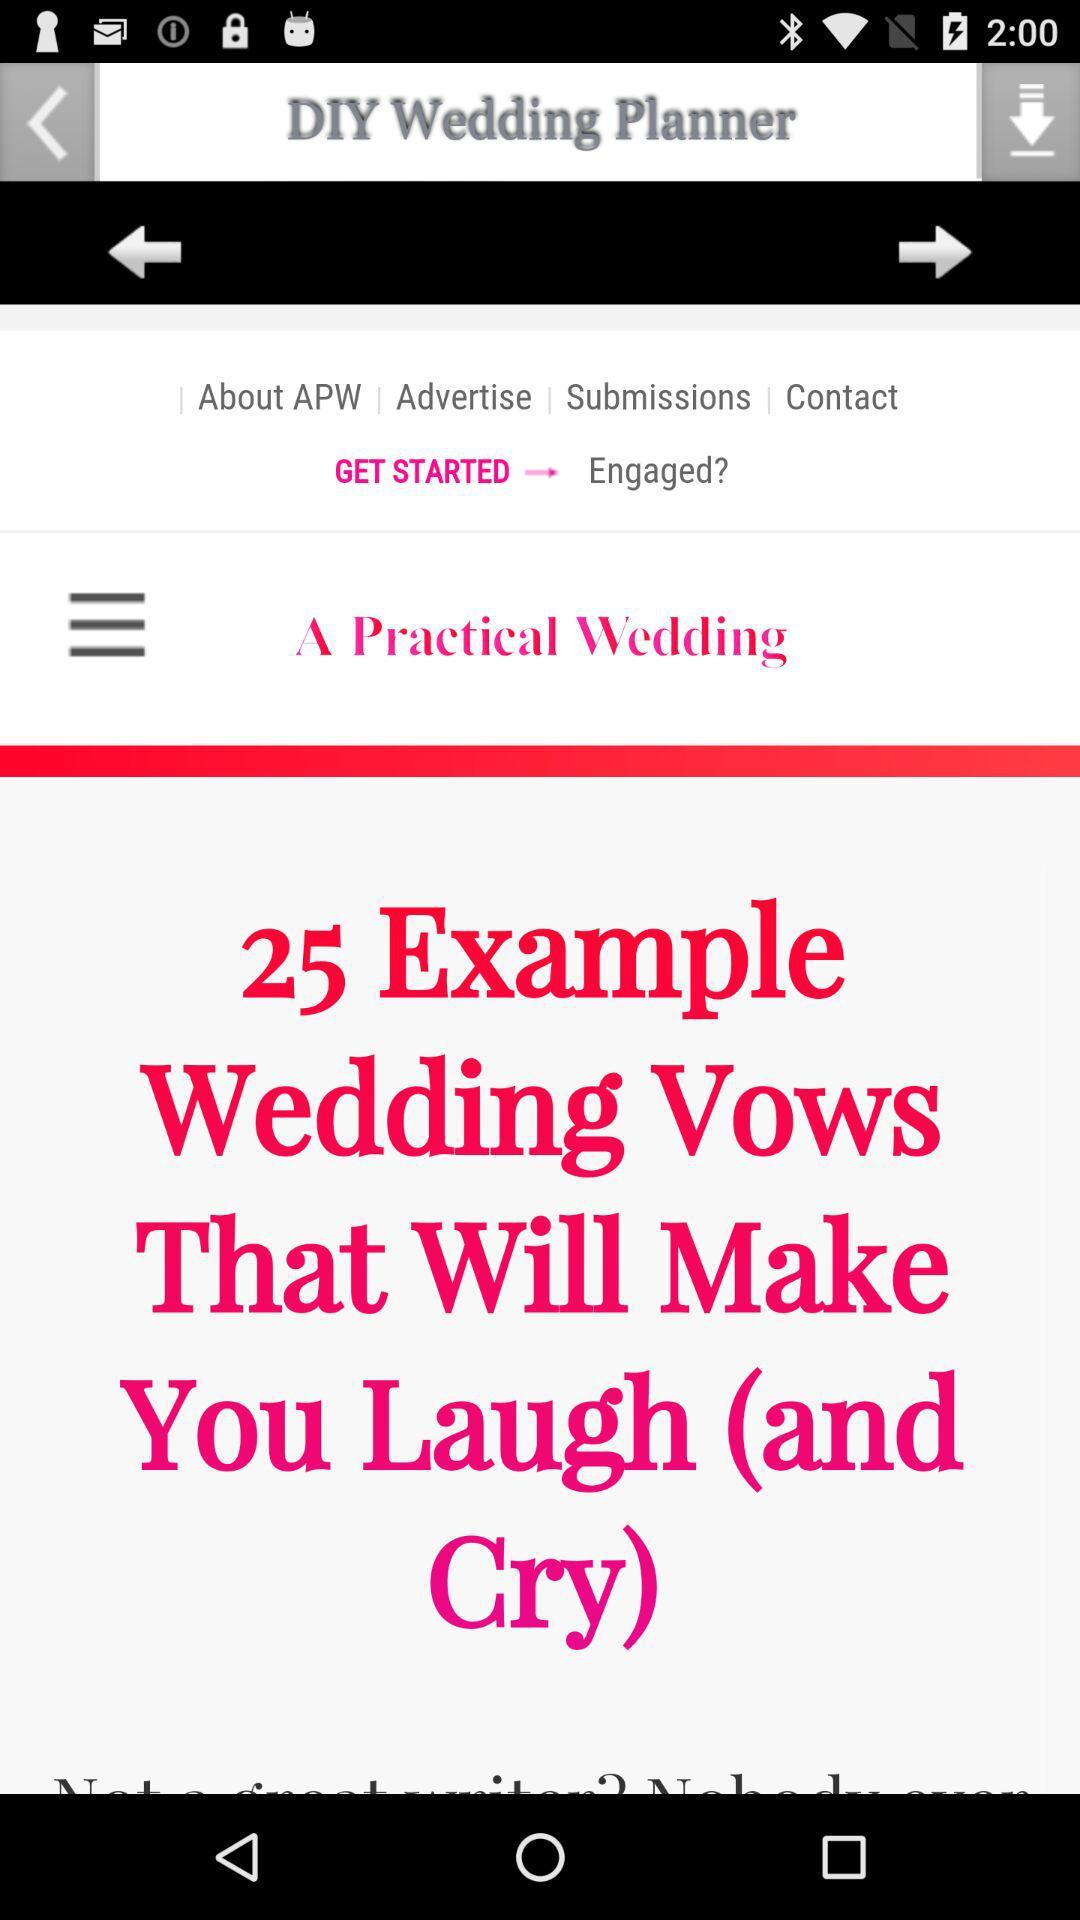 This screenshot has width=1080, height=1920. Describe the element at coordinates (143, 252) in the screenshot. I see `go back` at that location.